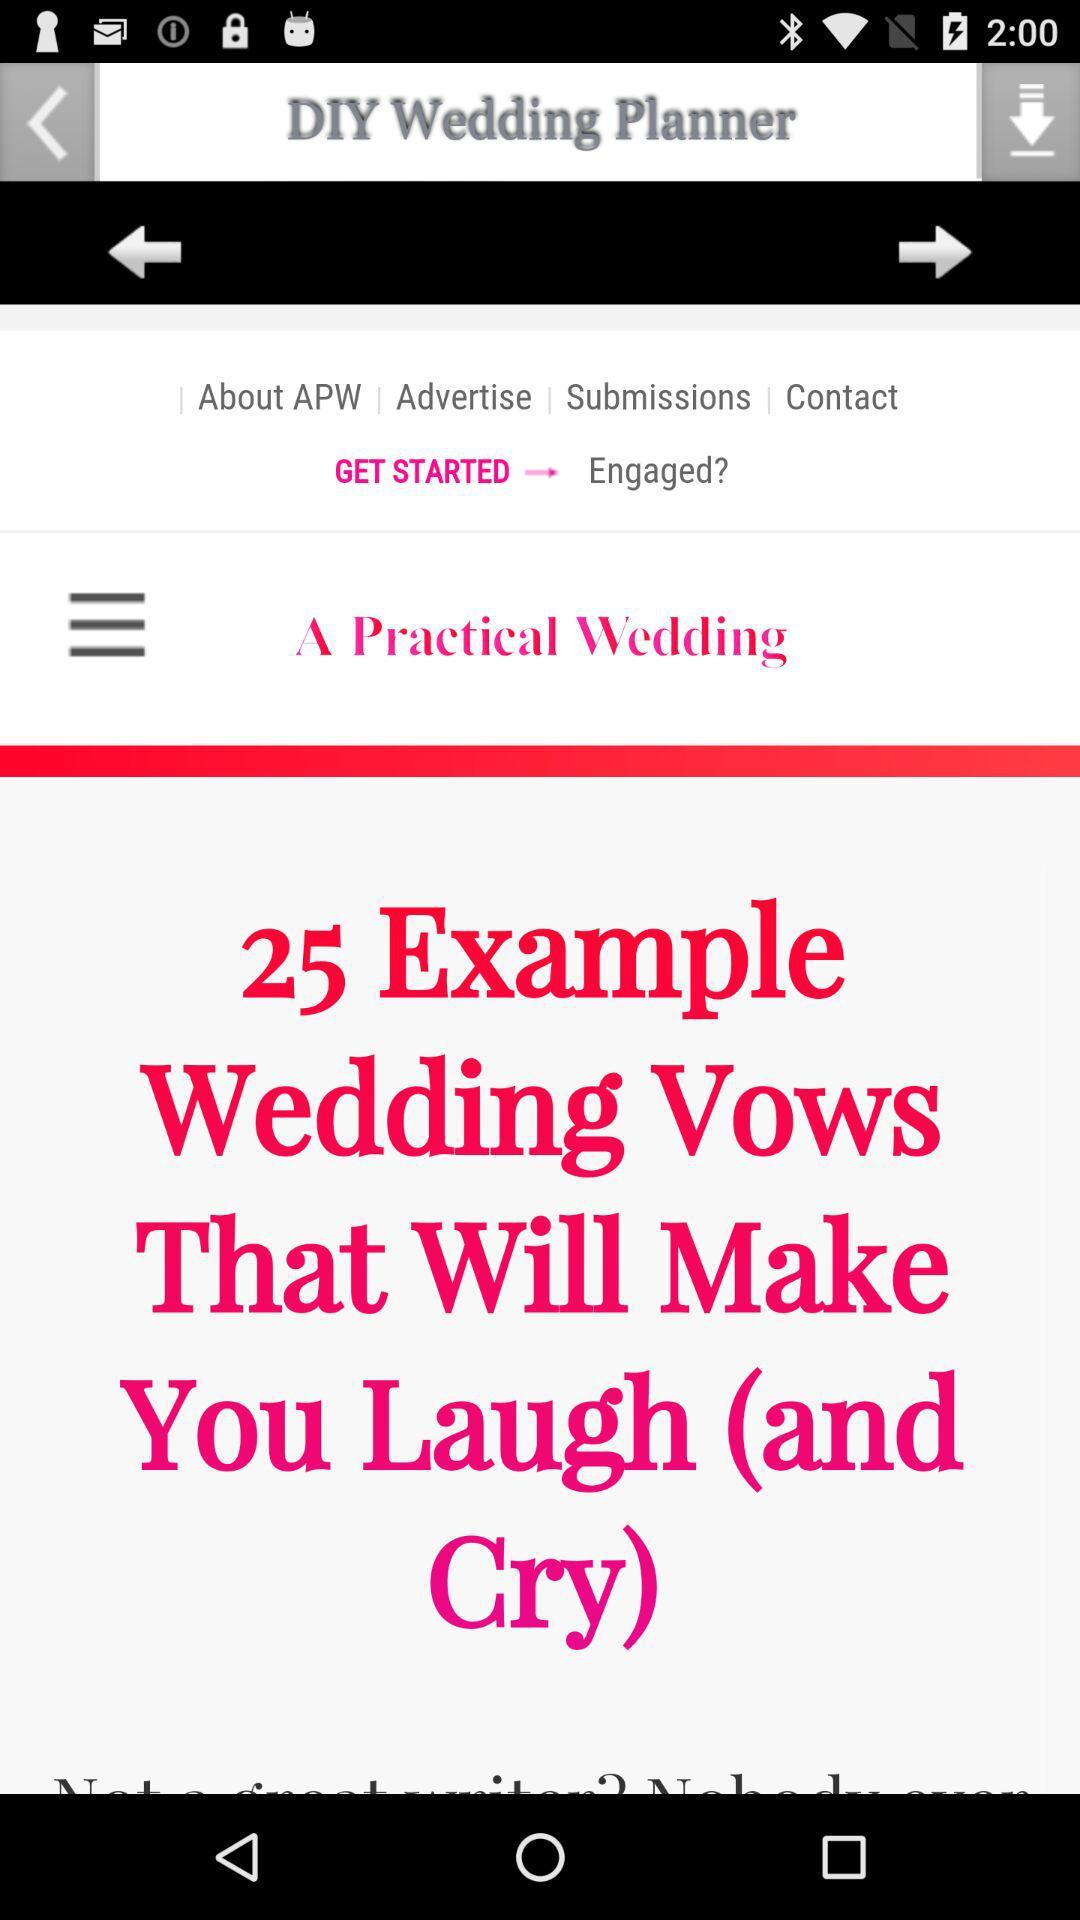 This screenshot has width=1080, height=1920. Describe the element at coordinates (143, 252) in the screenshot. I see `go back` at that location.